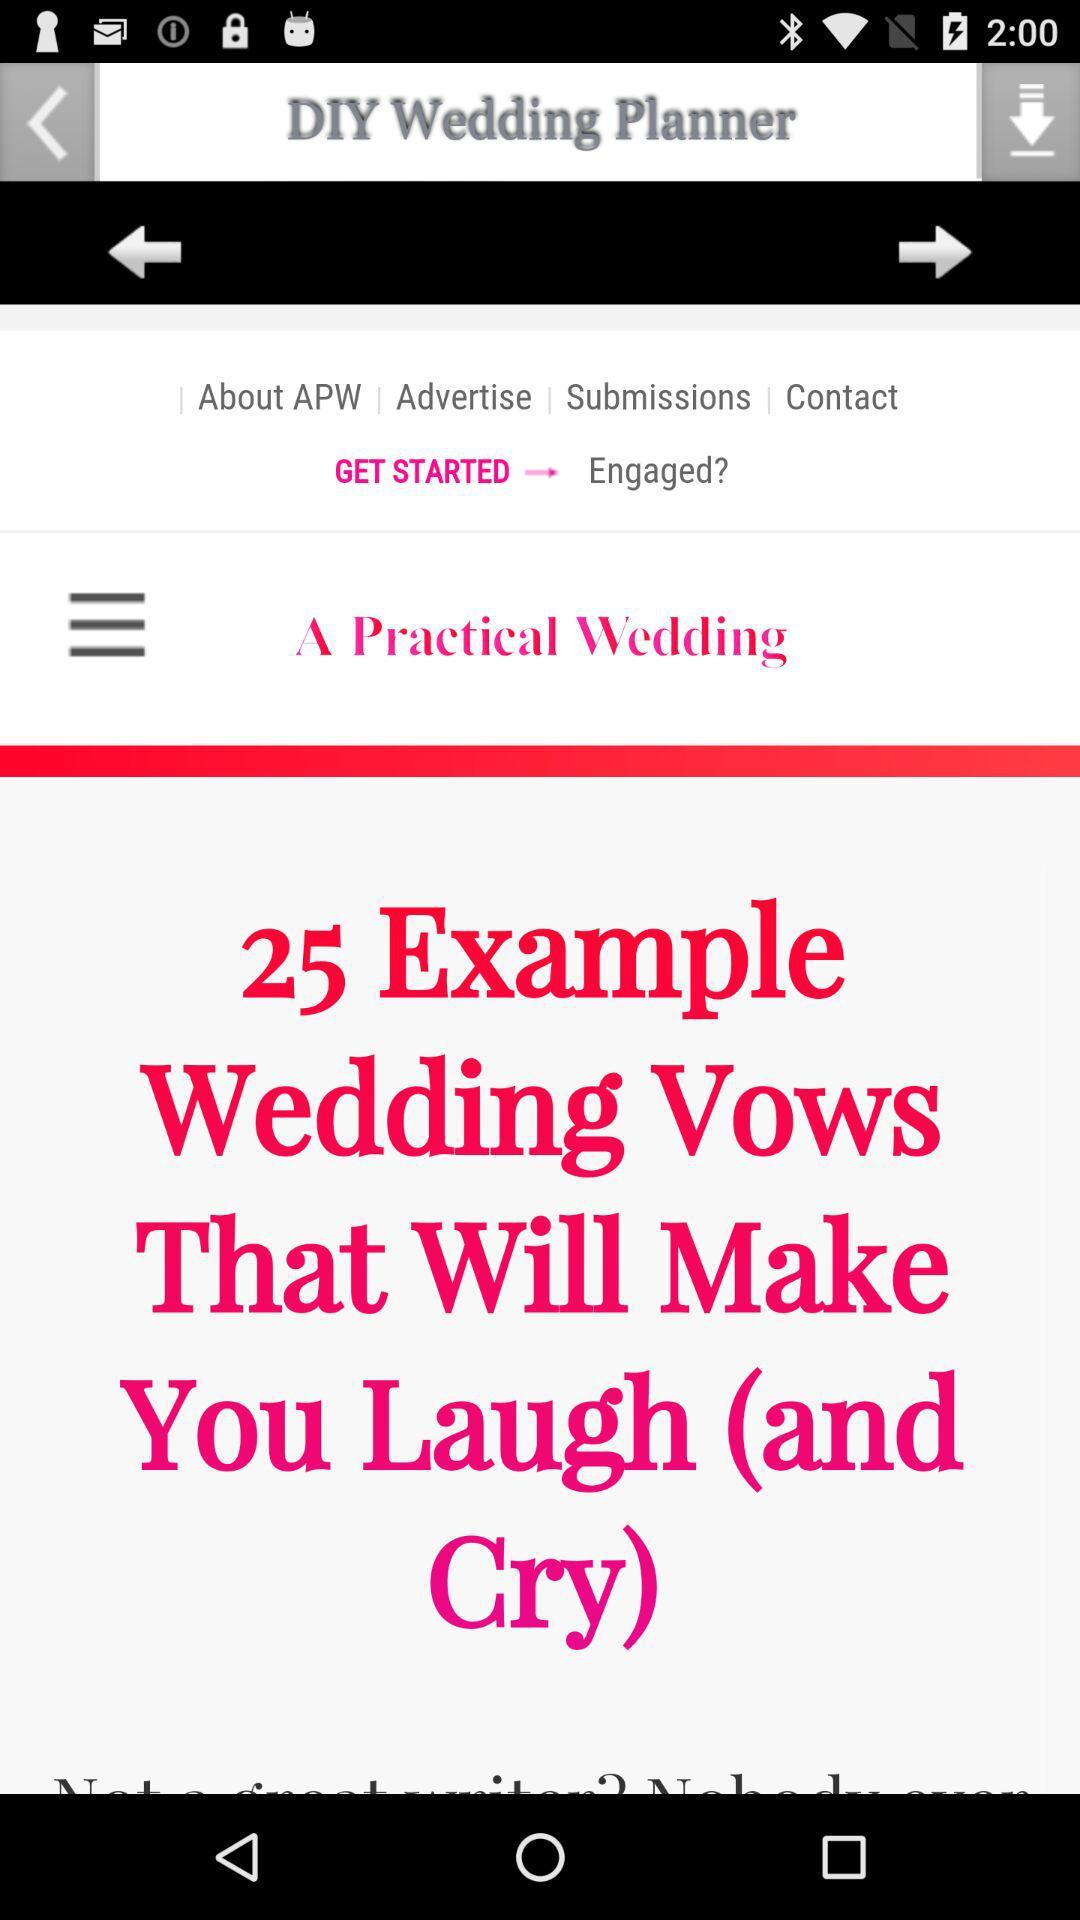 This screenshot has width=1080, height=1920. Describe the element at coordinates (143, 252) in the screenshot. I see `go back` at that location.